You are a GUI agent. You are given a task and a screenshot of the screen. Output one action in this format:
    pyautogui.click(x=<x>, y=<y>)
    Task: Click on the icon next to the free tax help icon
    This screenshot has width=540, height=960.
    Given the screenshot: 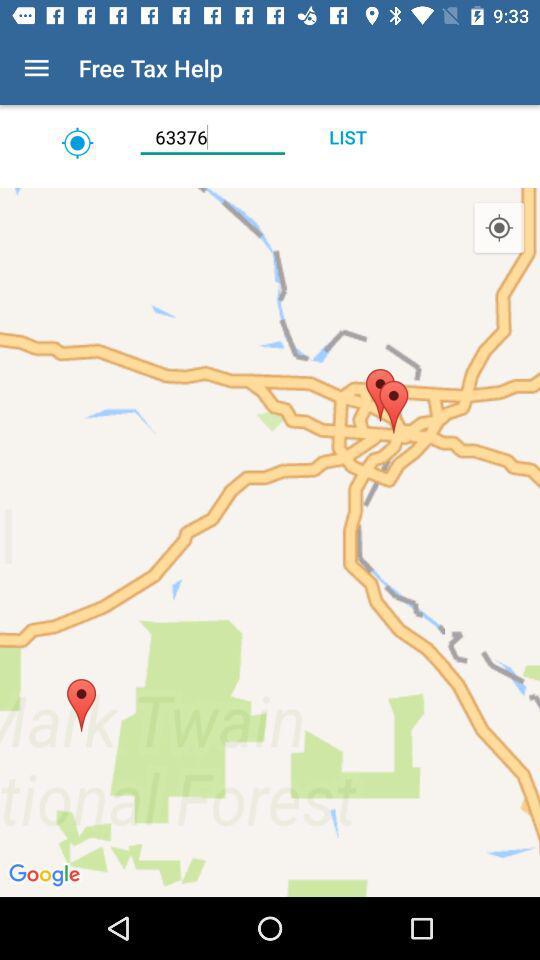 What is the action you would take?
    pyautogui.click(x=36, y=68)
    